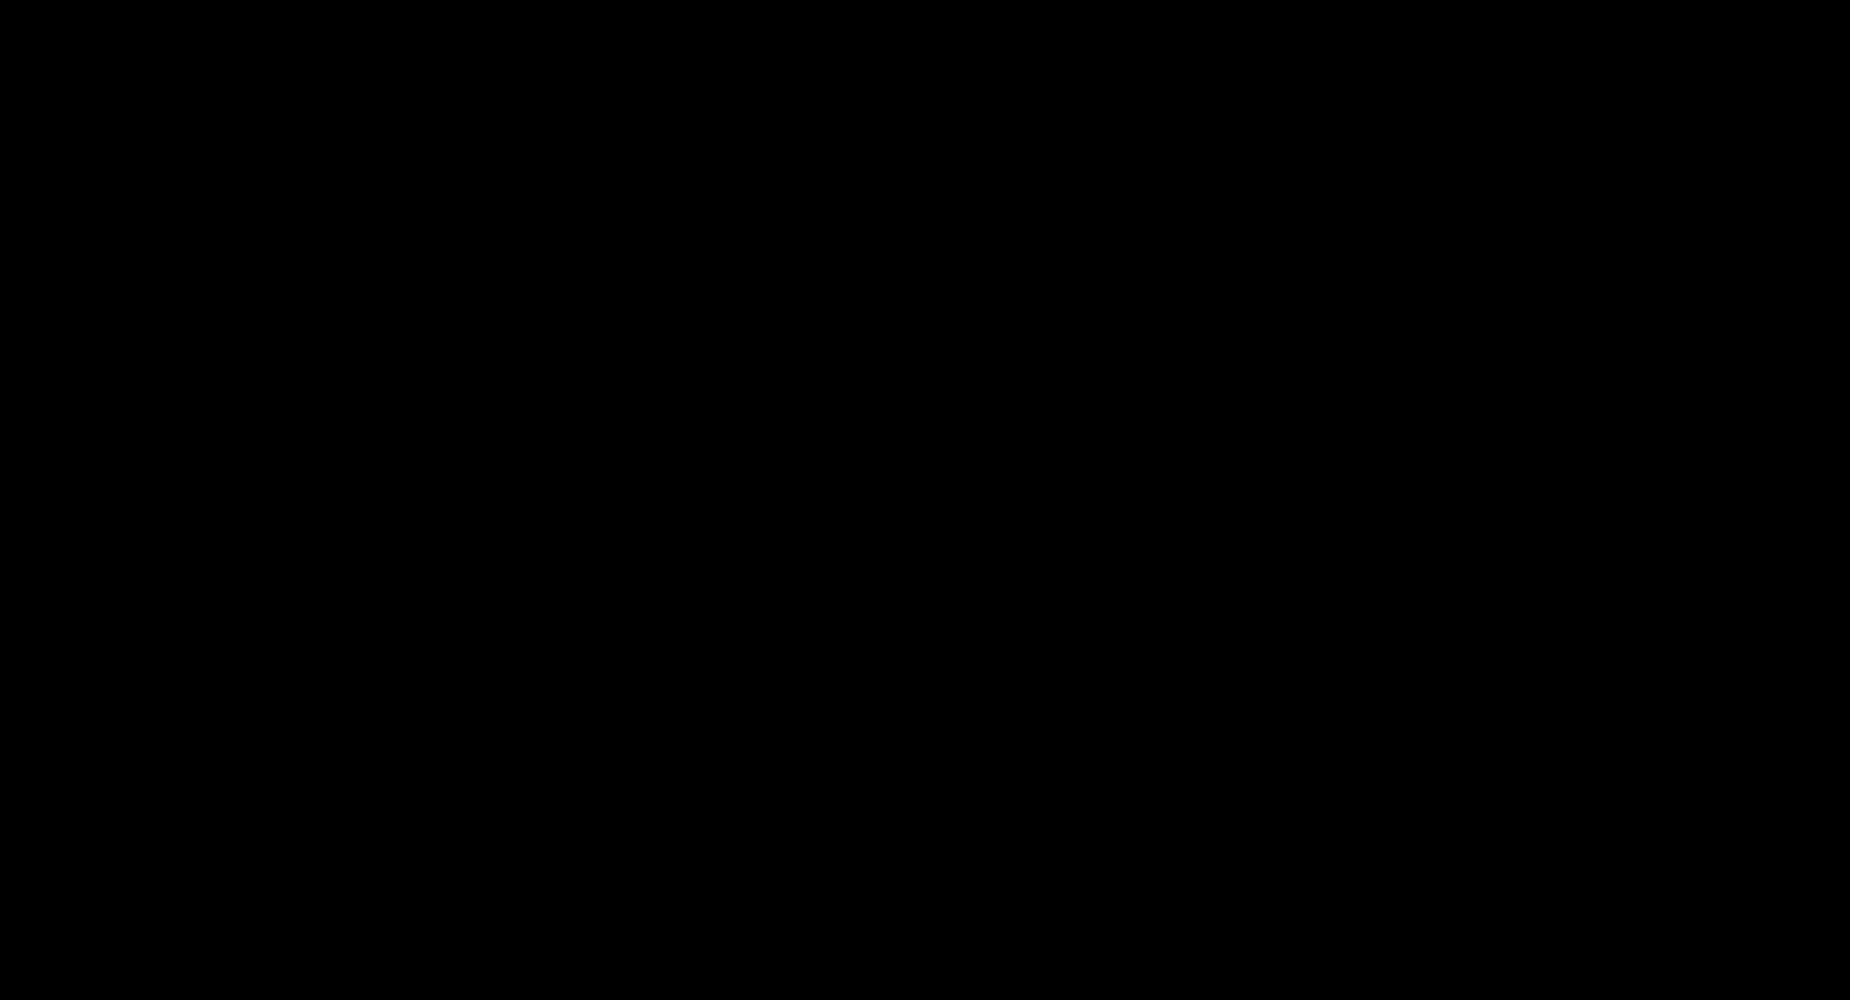 The height and width of the screenshot is (1000, 1850). I want to click on '. Hee hee hee!', so click(933, 950).